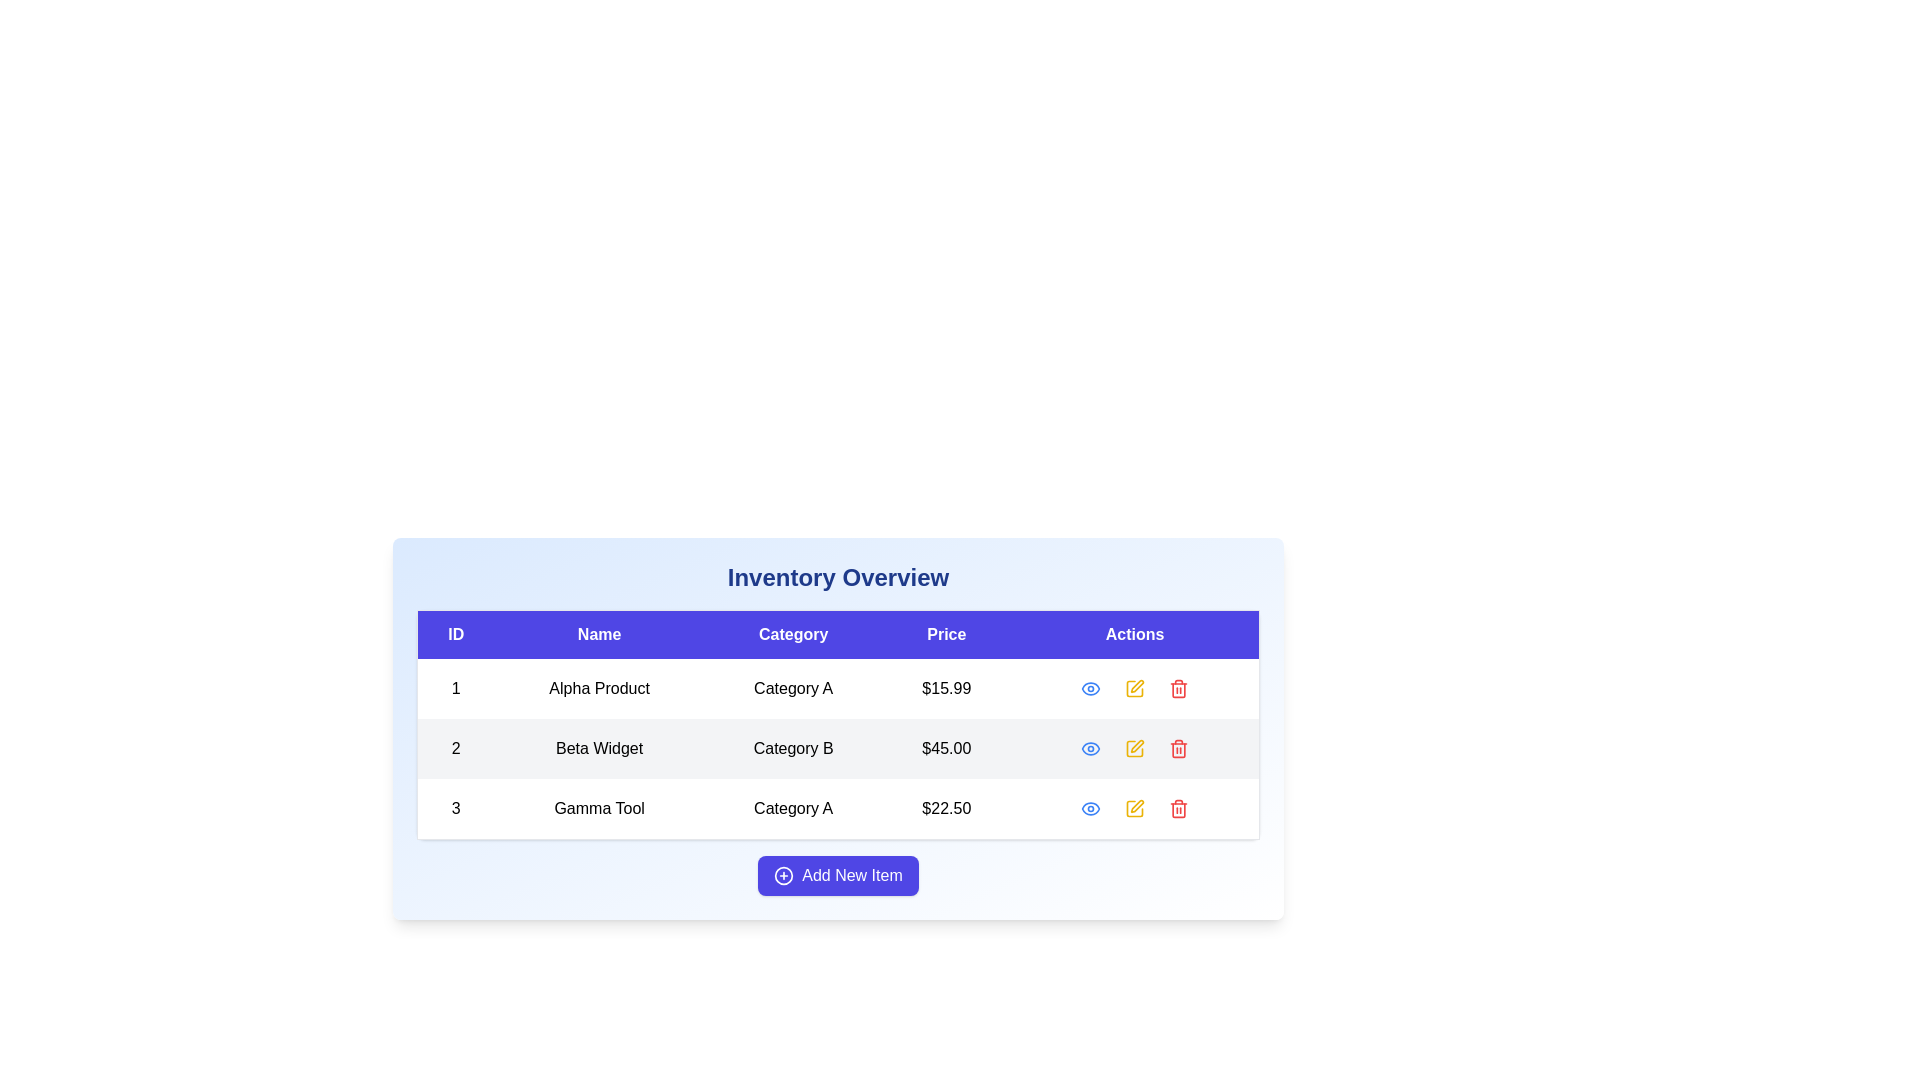  What do you see at coordinates (1135, 688) in the screenshot?
I see `the edit button located in the Actions column for the first item in the Inventory Overview section` at bounding box center [1135, 688].